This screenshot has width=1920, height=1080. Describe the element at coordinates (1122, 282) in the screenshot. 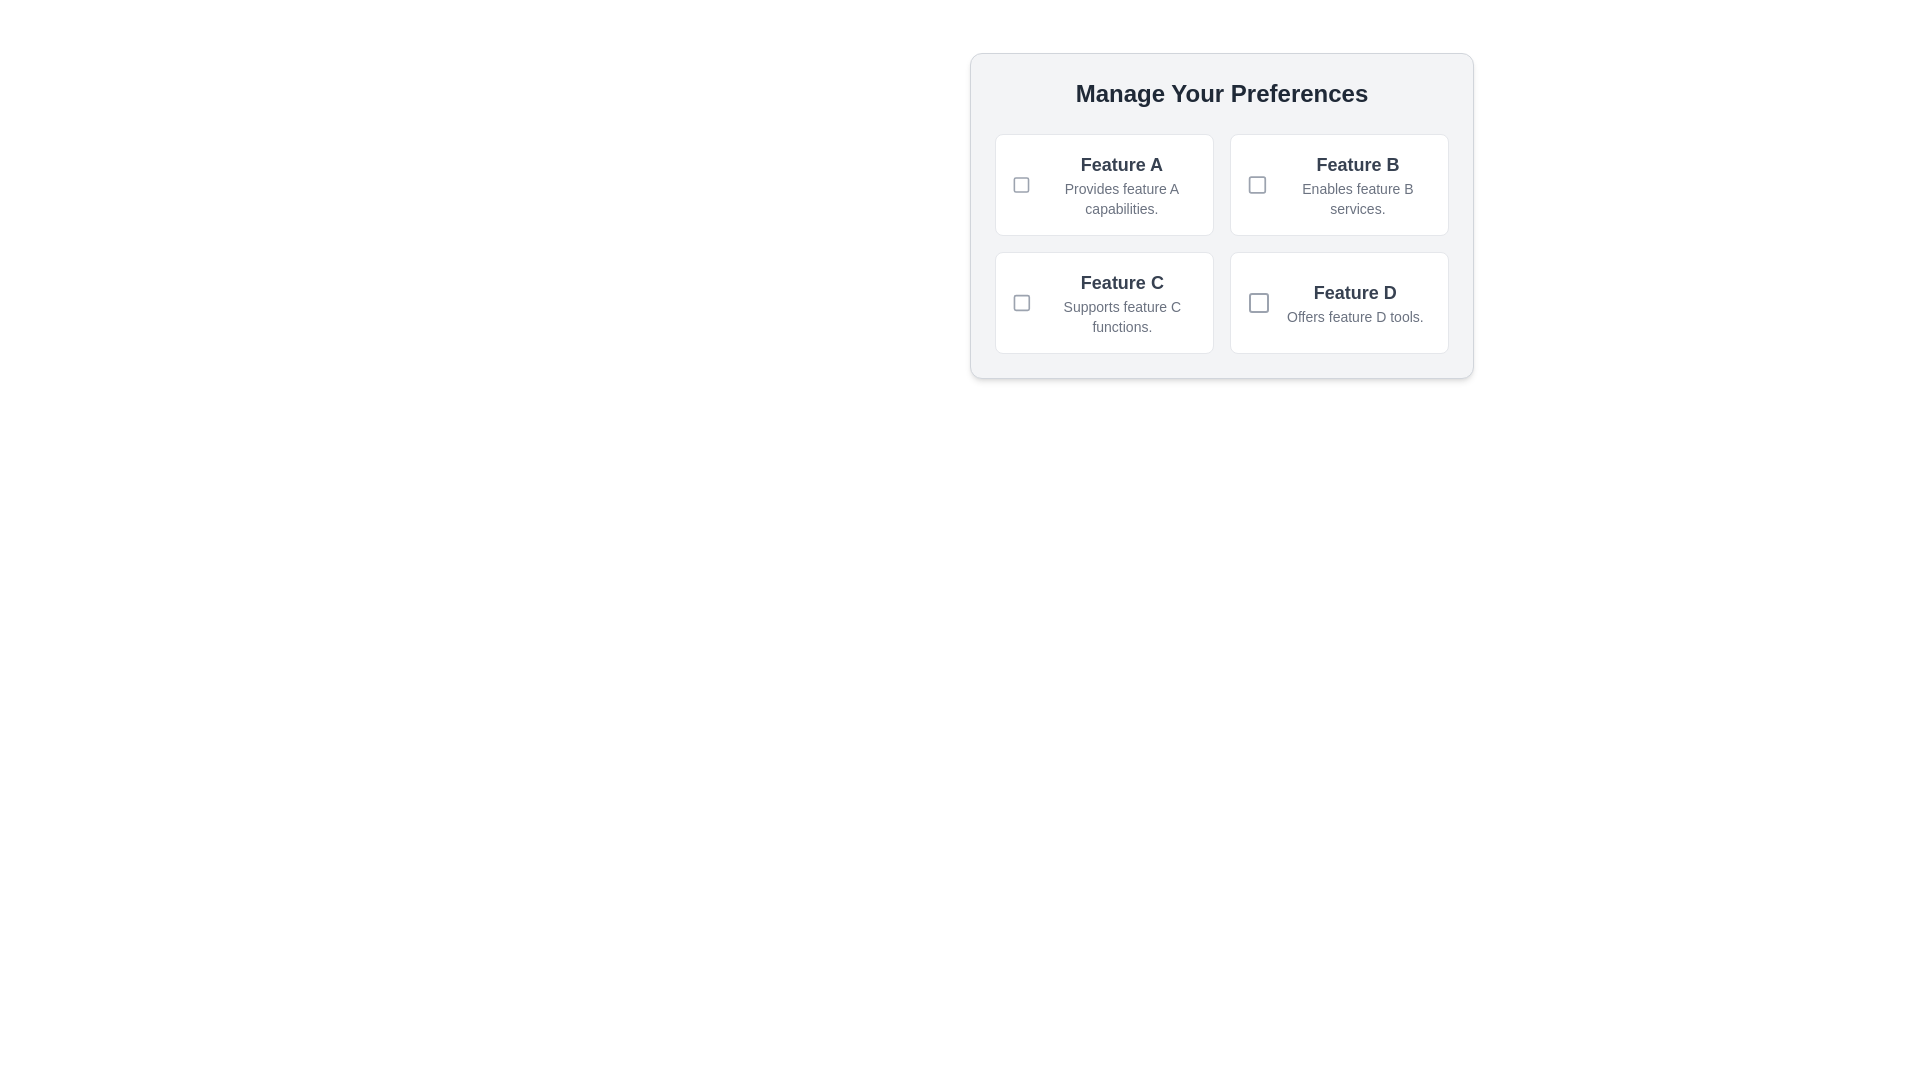

I see `the text label reading 'Feature C', which is styled with a bold font and dark gray color, located at the top of the 'Feature C' section` at that location.